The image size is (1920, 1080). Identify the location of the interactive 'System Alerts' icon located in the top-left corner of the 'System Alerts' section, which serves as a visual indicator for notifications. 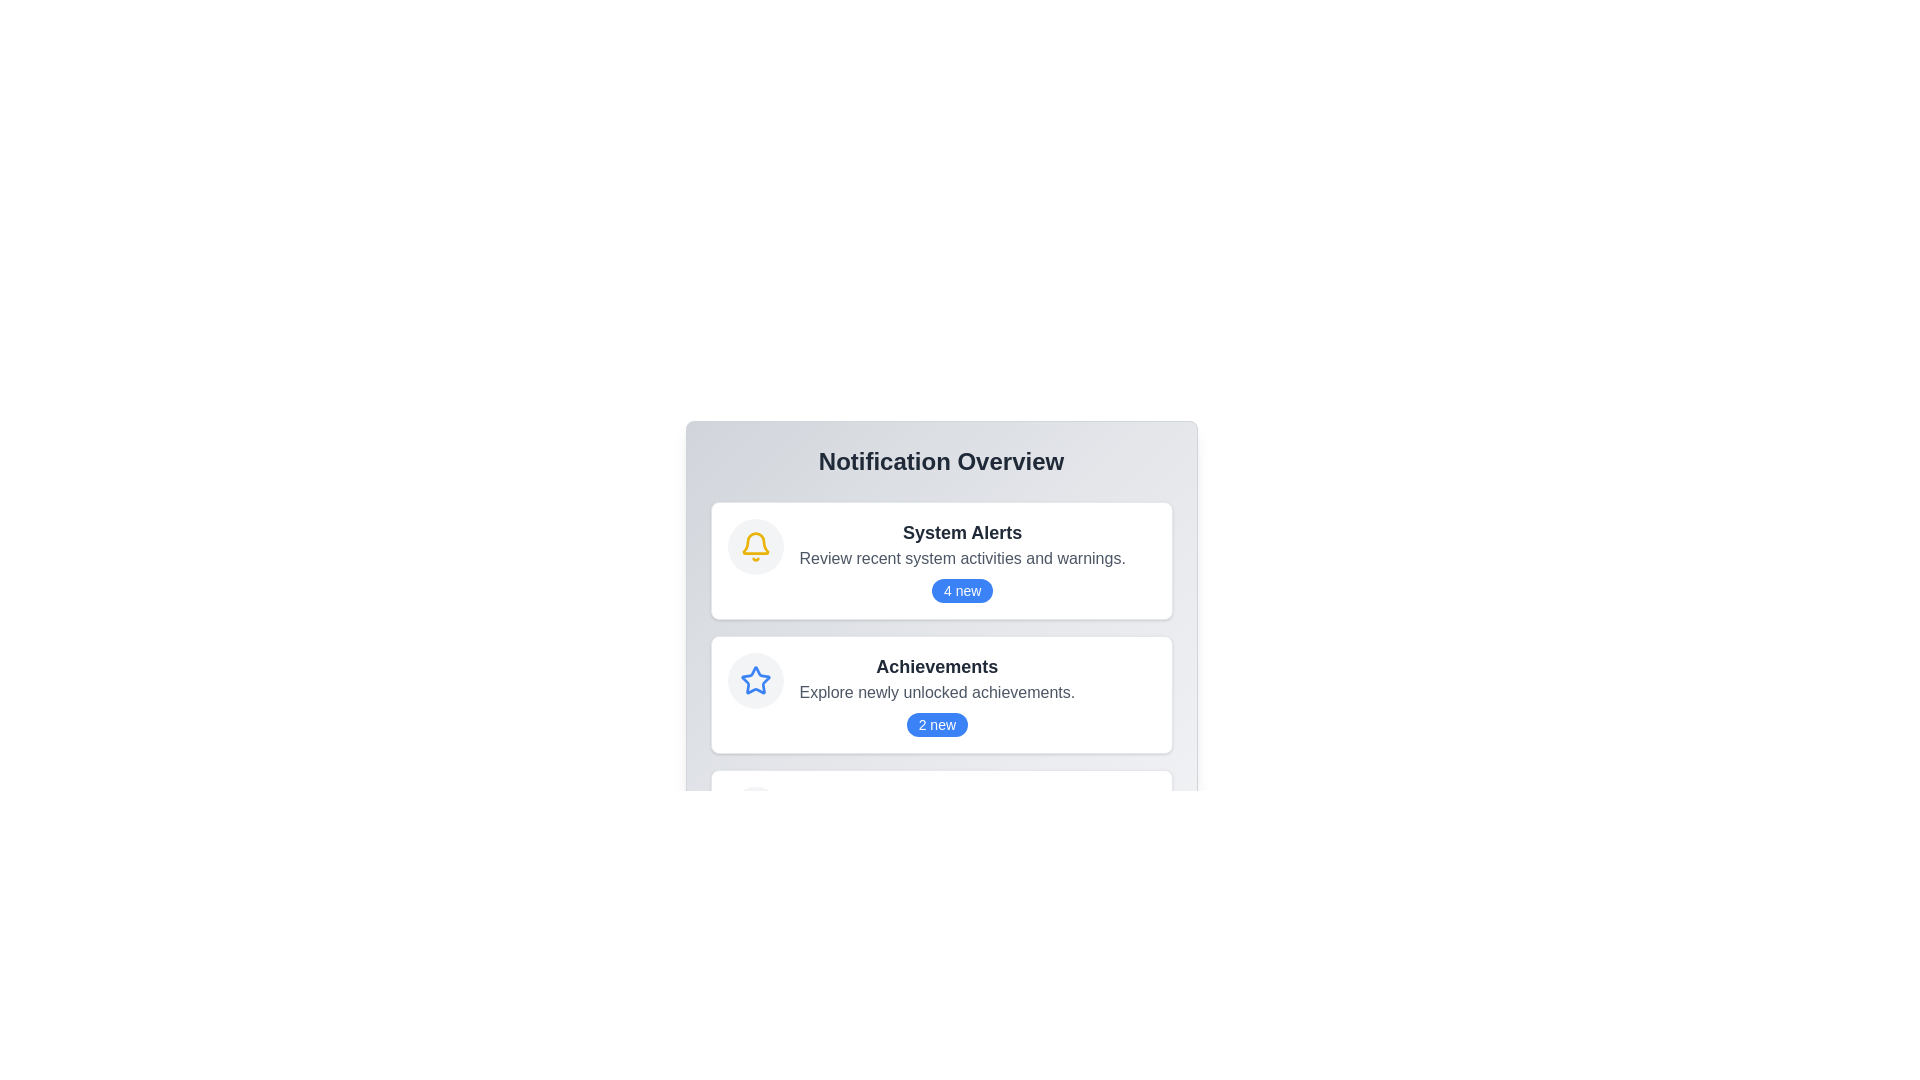
(754, 547).